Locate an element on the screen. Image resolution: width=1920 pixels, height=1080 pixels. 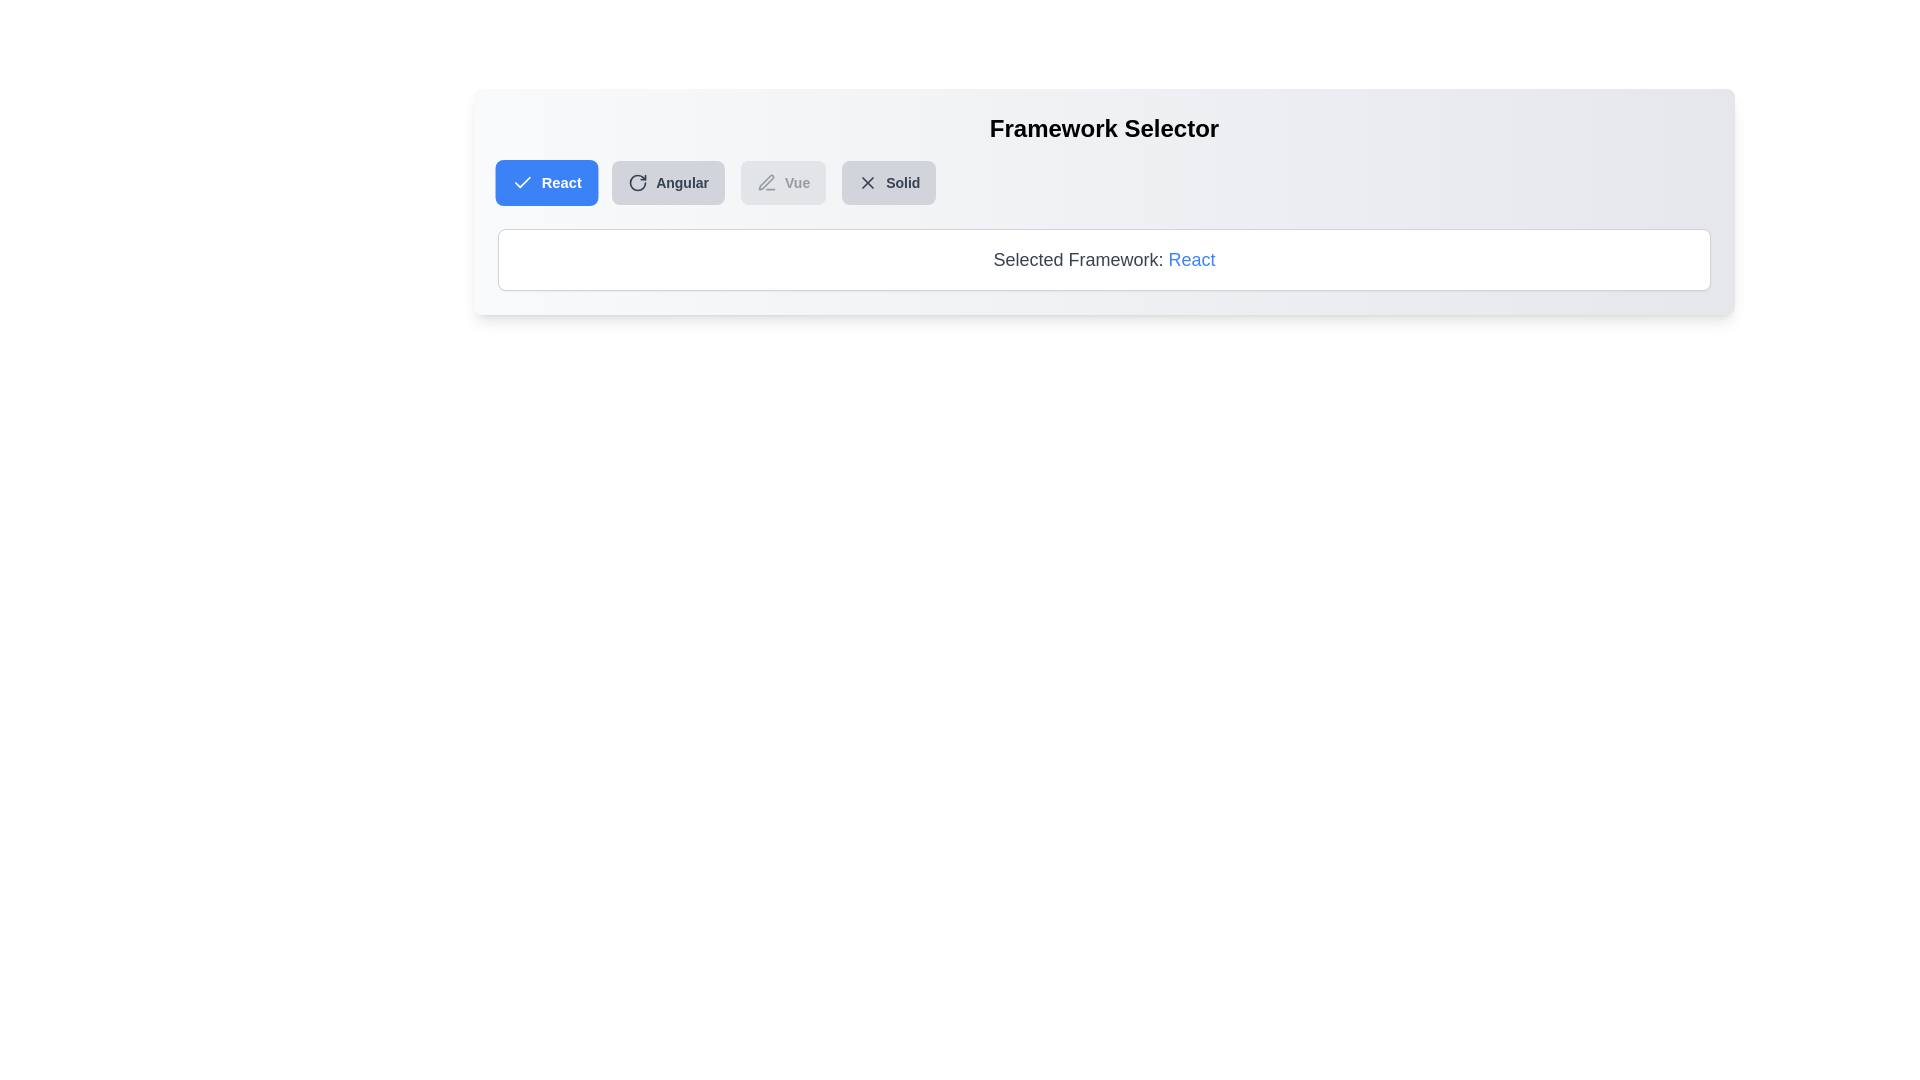
the SVG icon resembling a pen within the 'Vue' button, which is located between the 'Angular' and 'Solid' buttons is located at coordinates (766, 182).